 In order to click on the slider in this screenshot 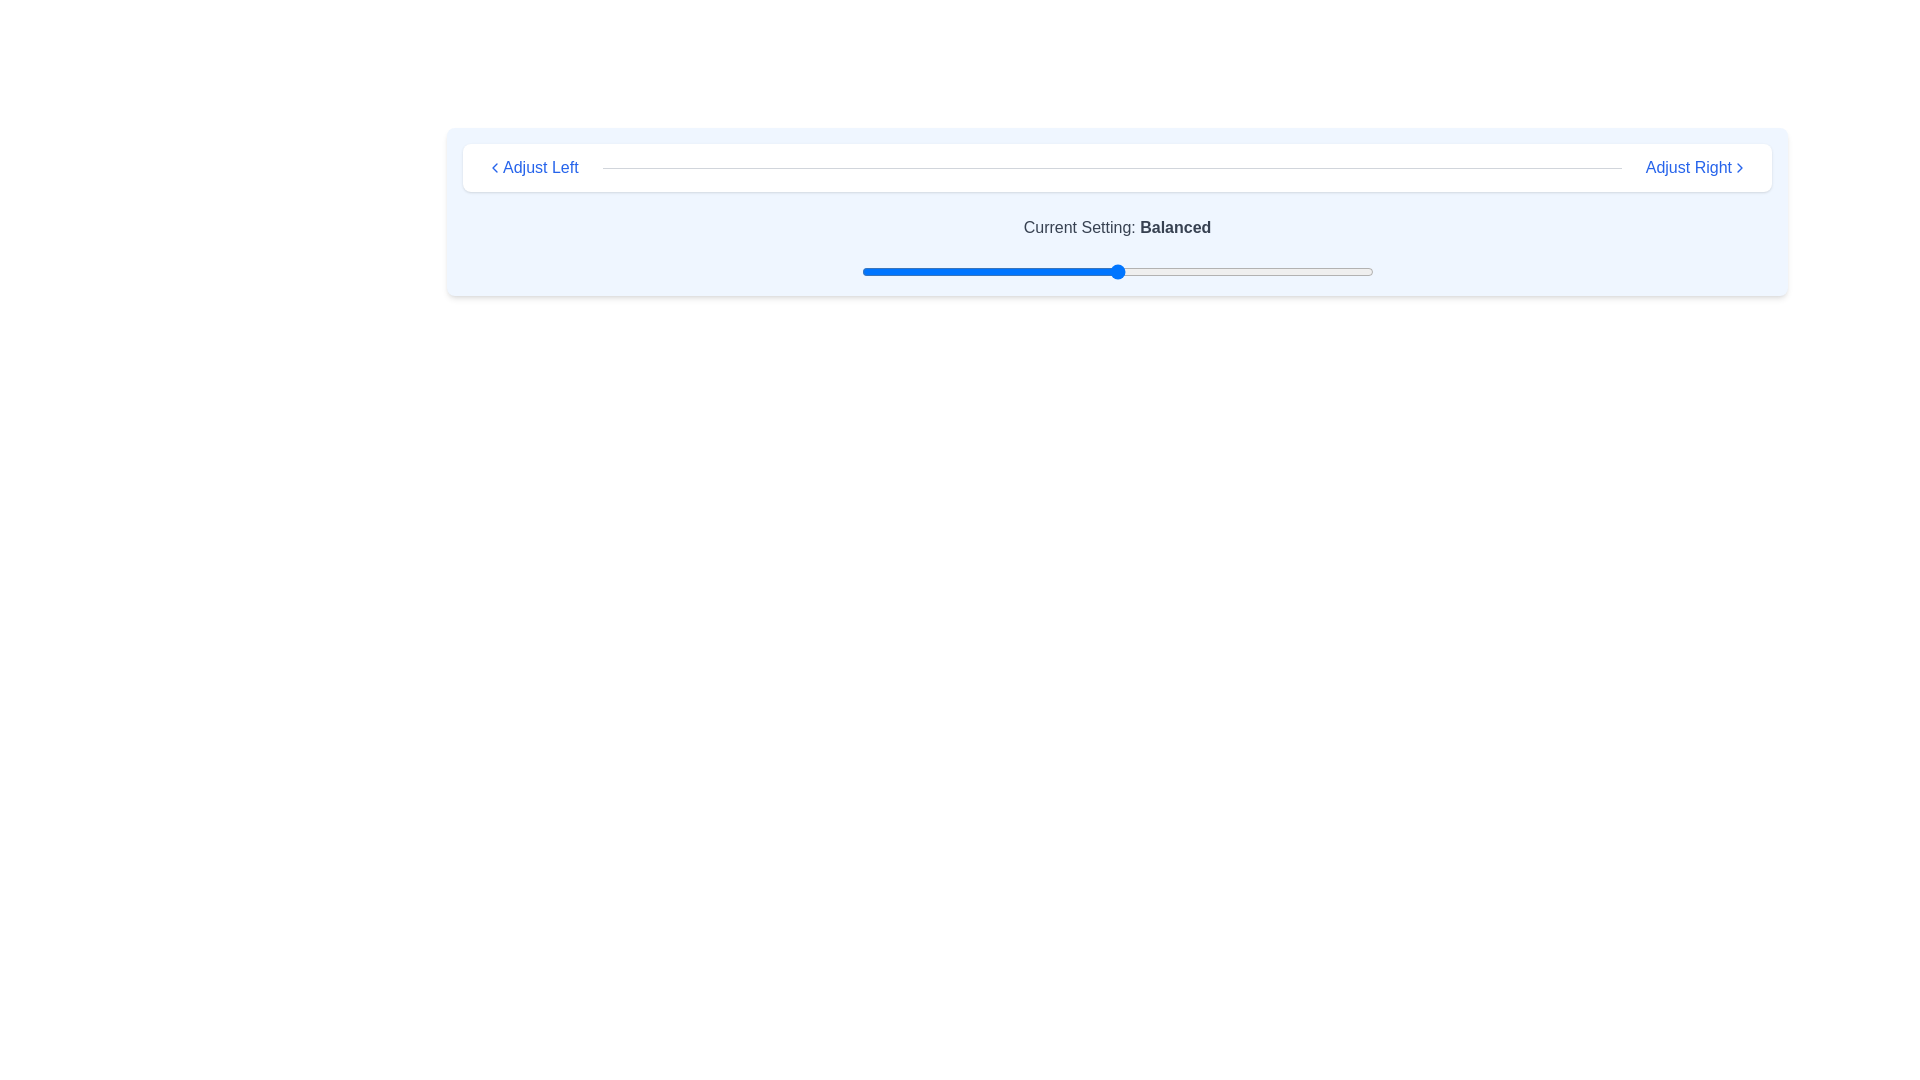, I will do `click(1070, 272)`.